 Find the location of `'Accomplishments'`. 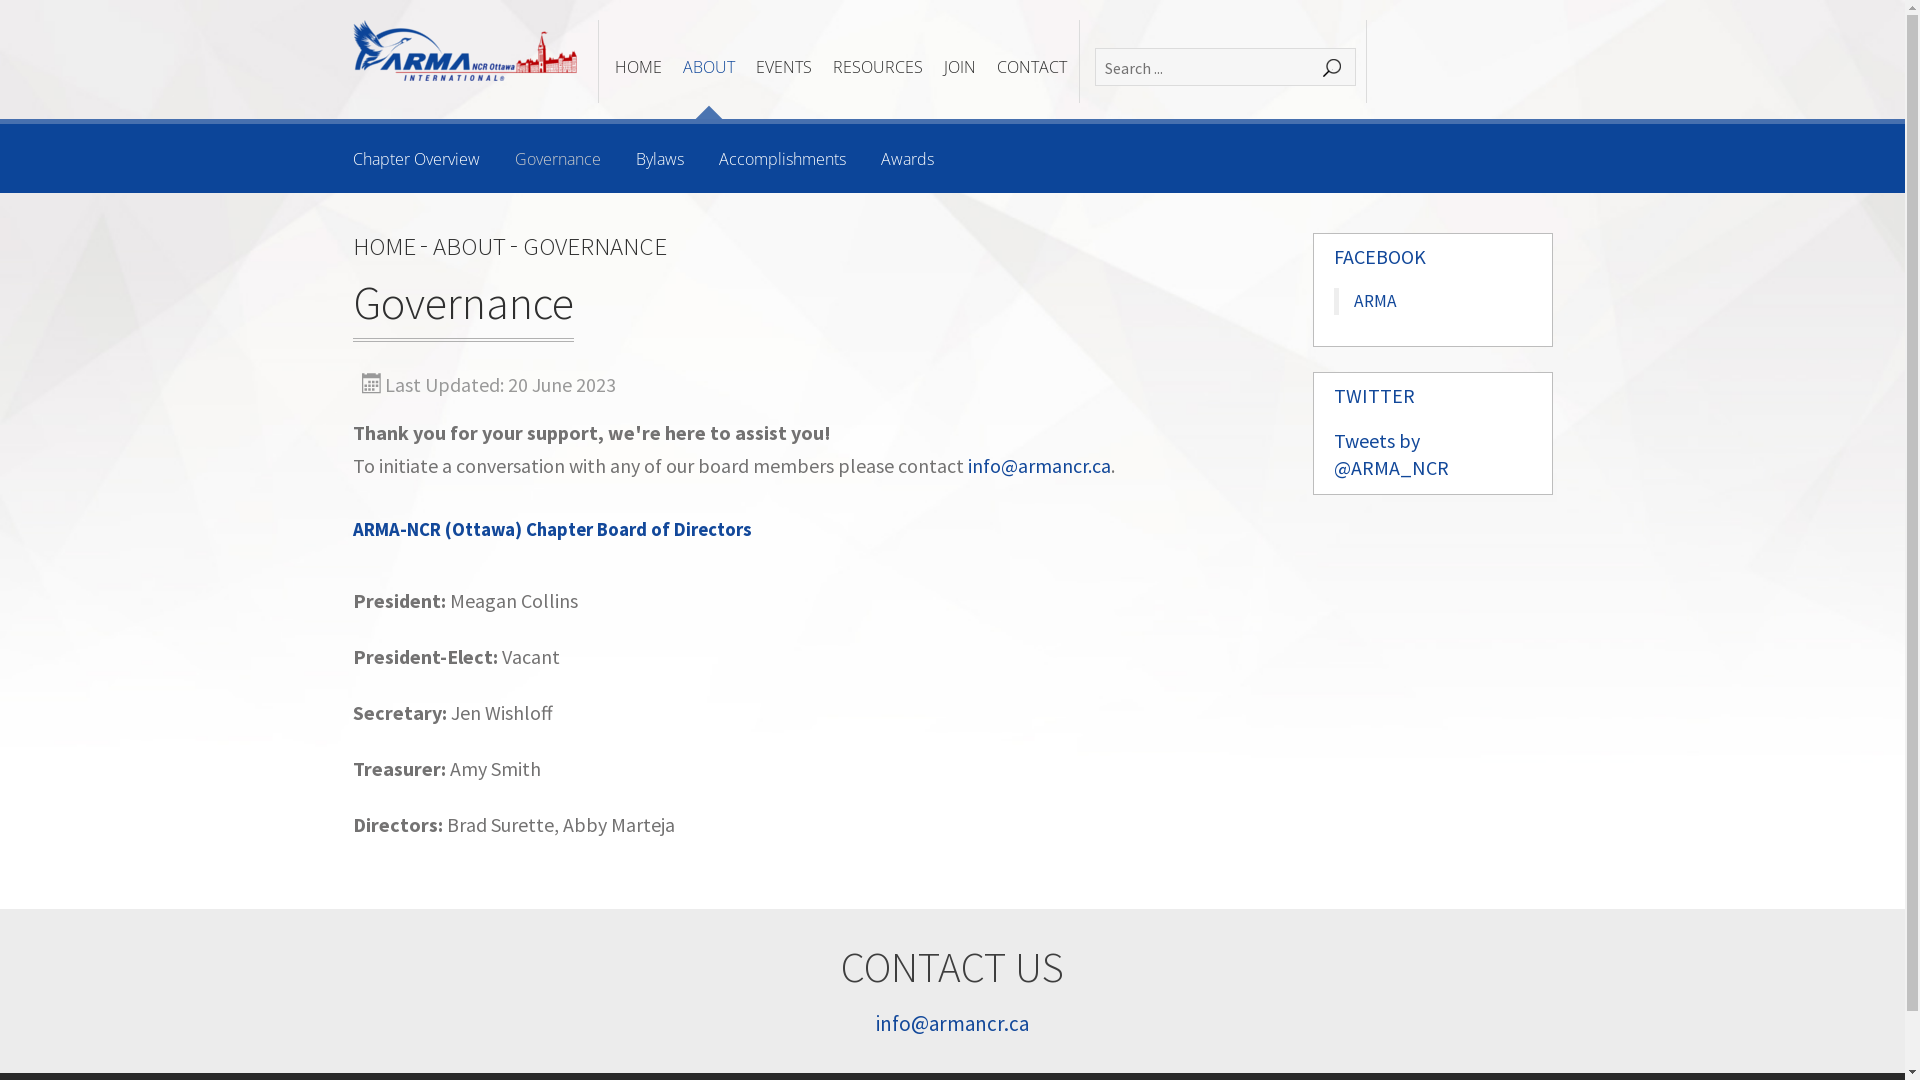

'Accomplishments' is located at coordinates (780, 157).